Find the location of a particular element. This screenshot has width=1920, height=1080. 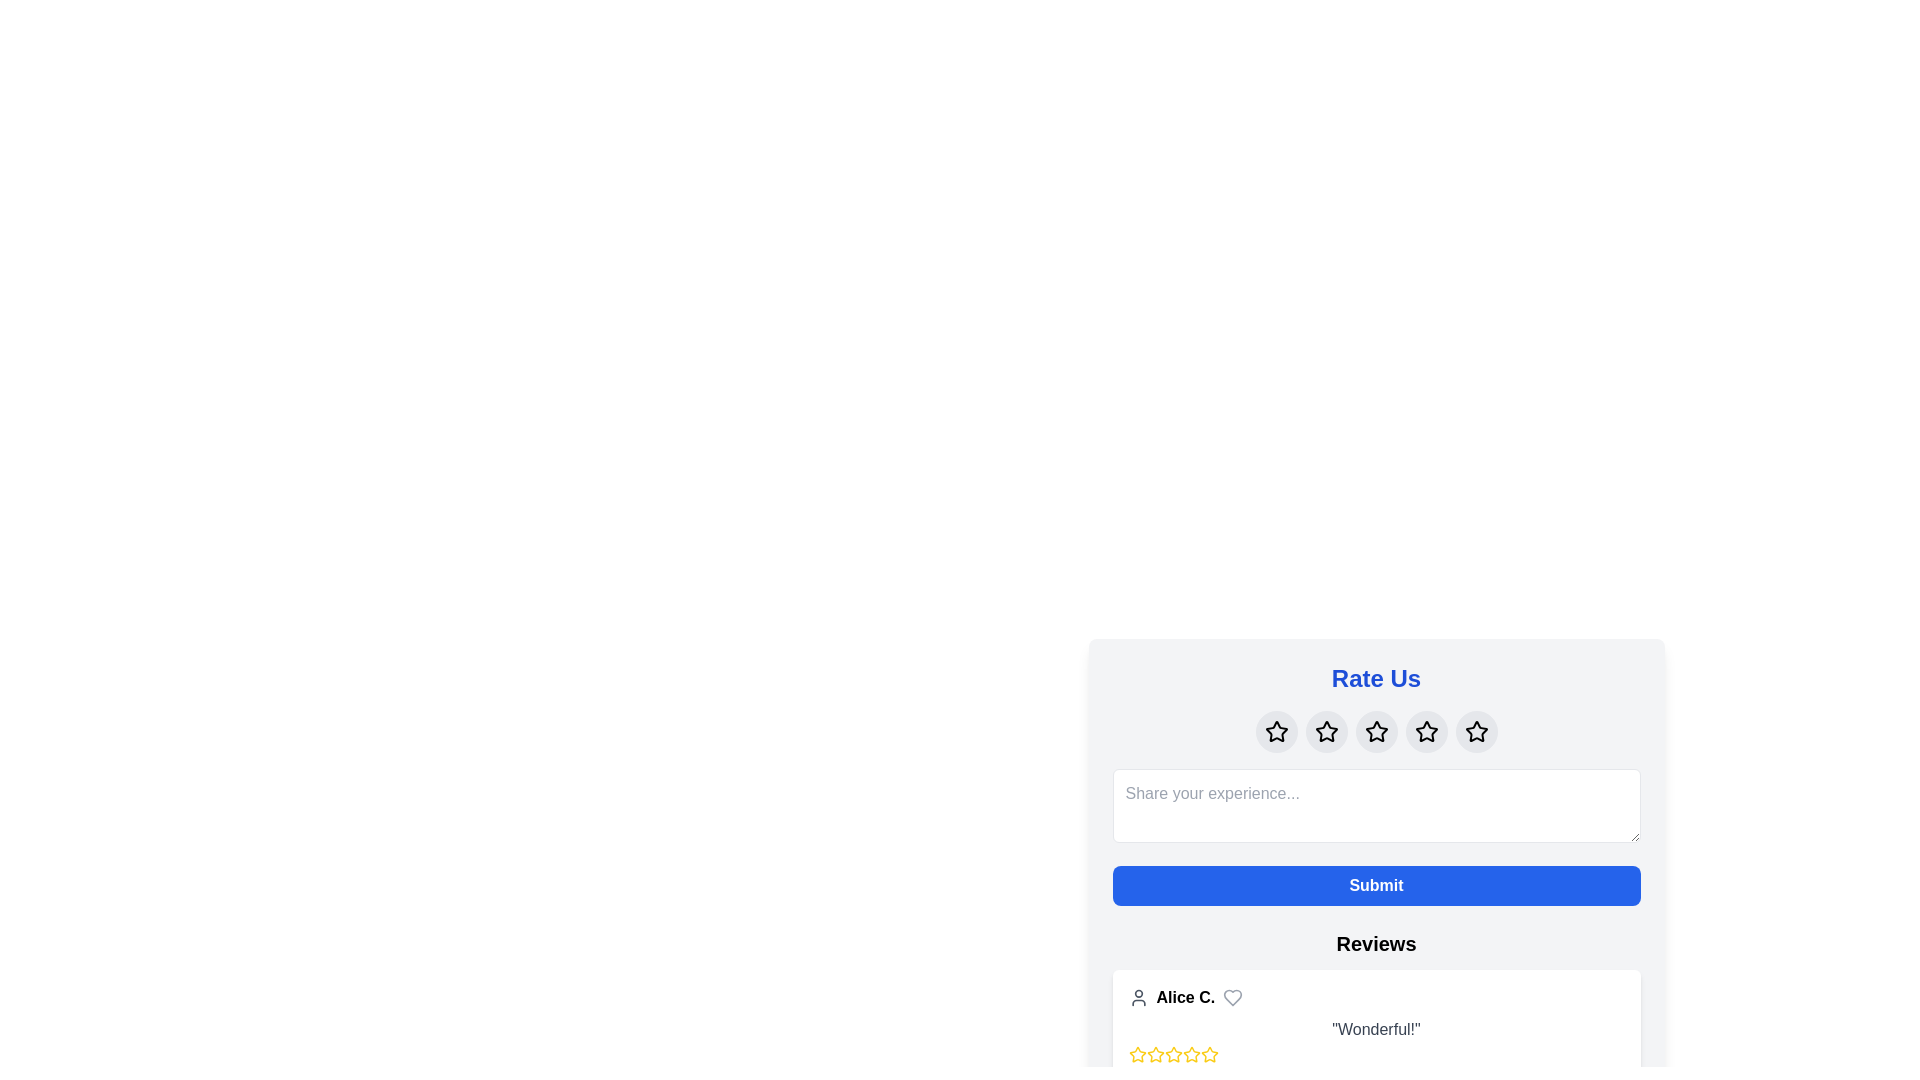

the fourth star-shaped Rating Button with a soft gray textured background located beneath the 'Rate Us' heading is located at coordinates (1425, 732).